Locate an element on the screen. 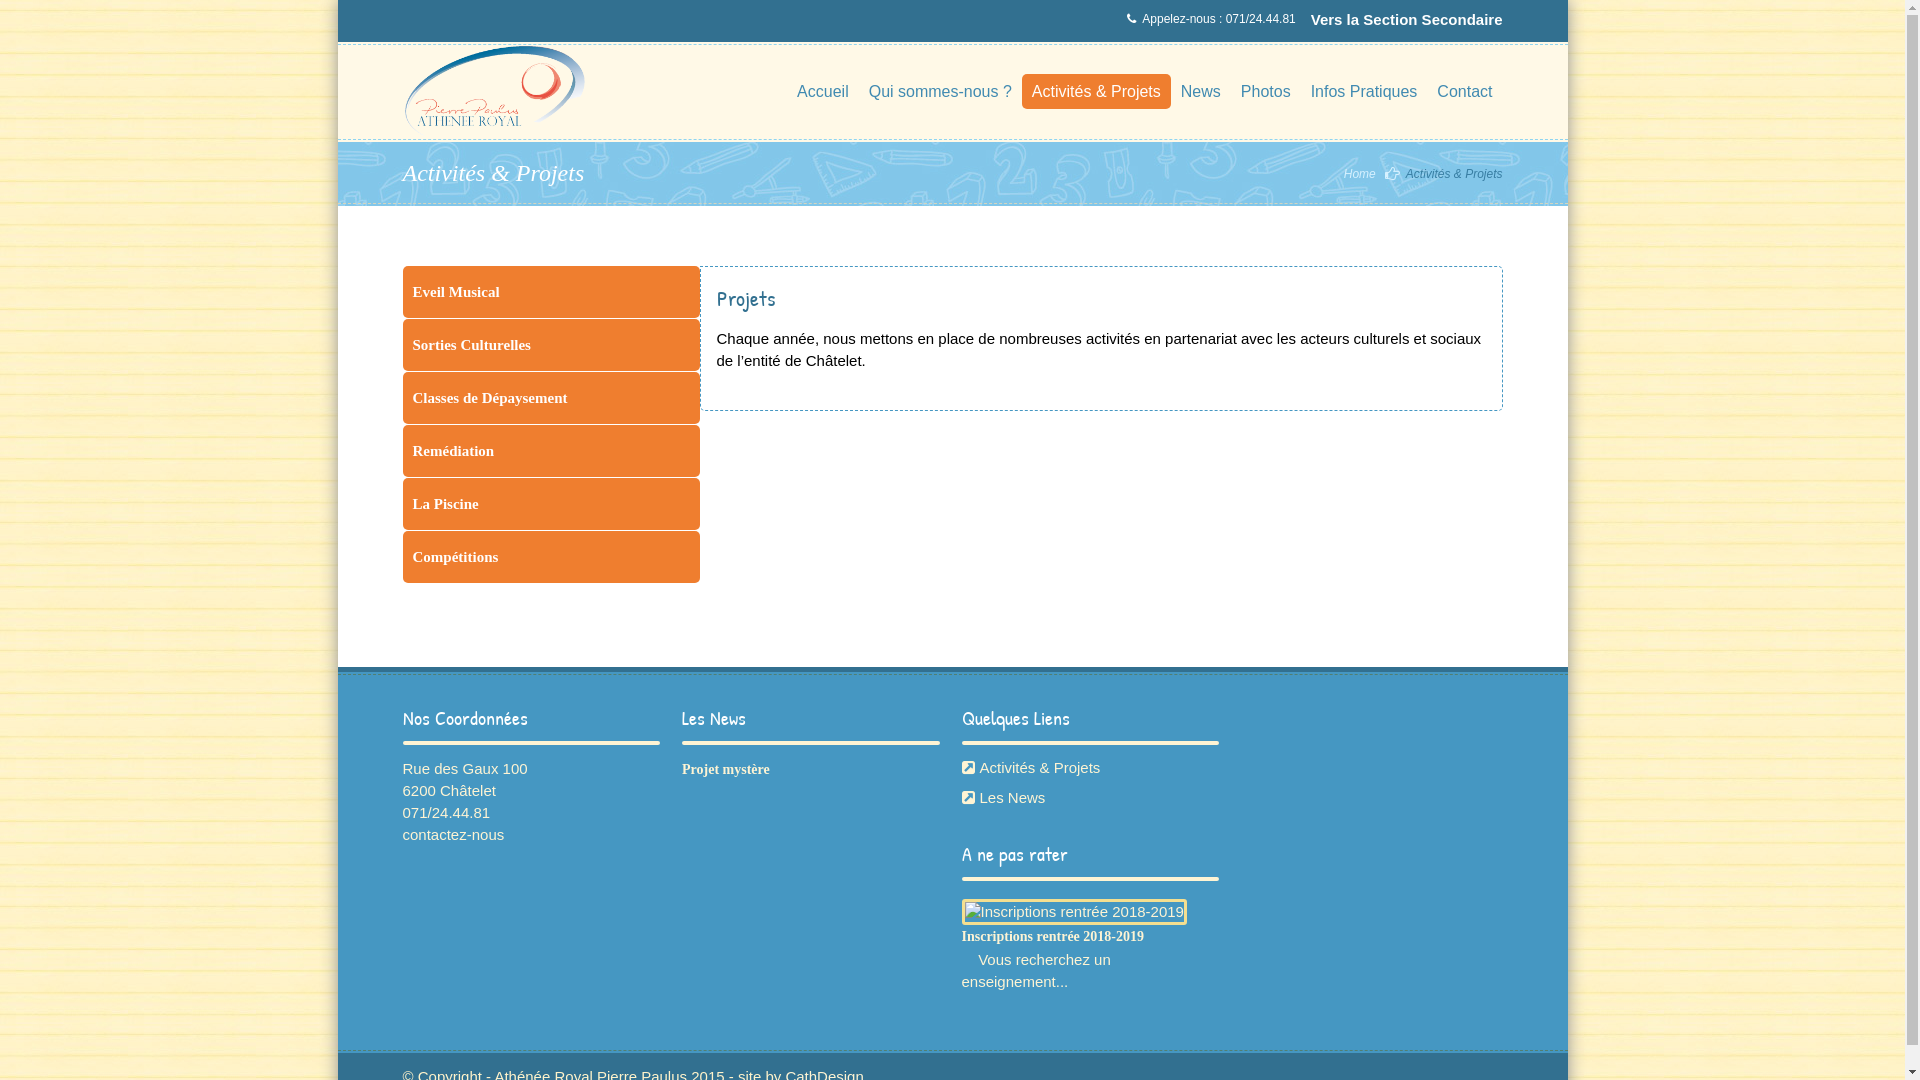 The height and width of the screenshot is (1080, 1920). 'Infos Pratiques' is located at coordinates (1363, 91).